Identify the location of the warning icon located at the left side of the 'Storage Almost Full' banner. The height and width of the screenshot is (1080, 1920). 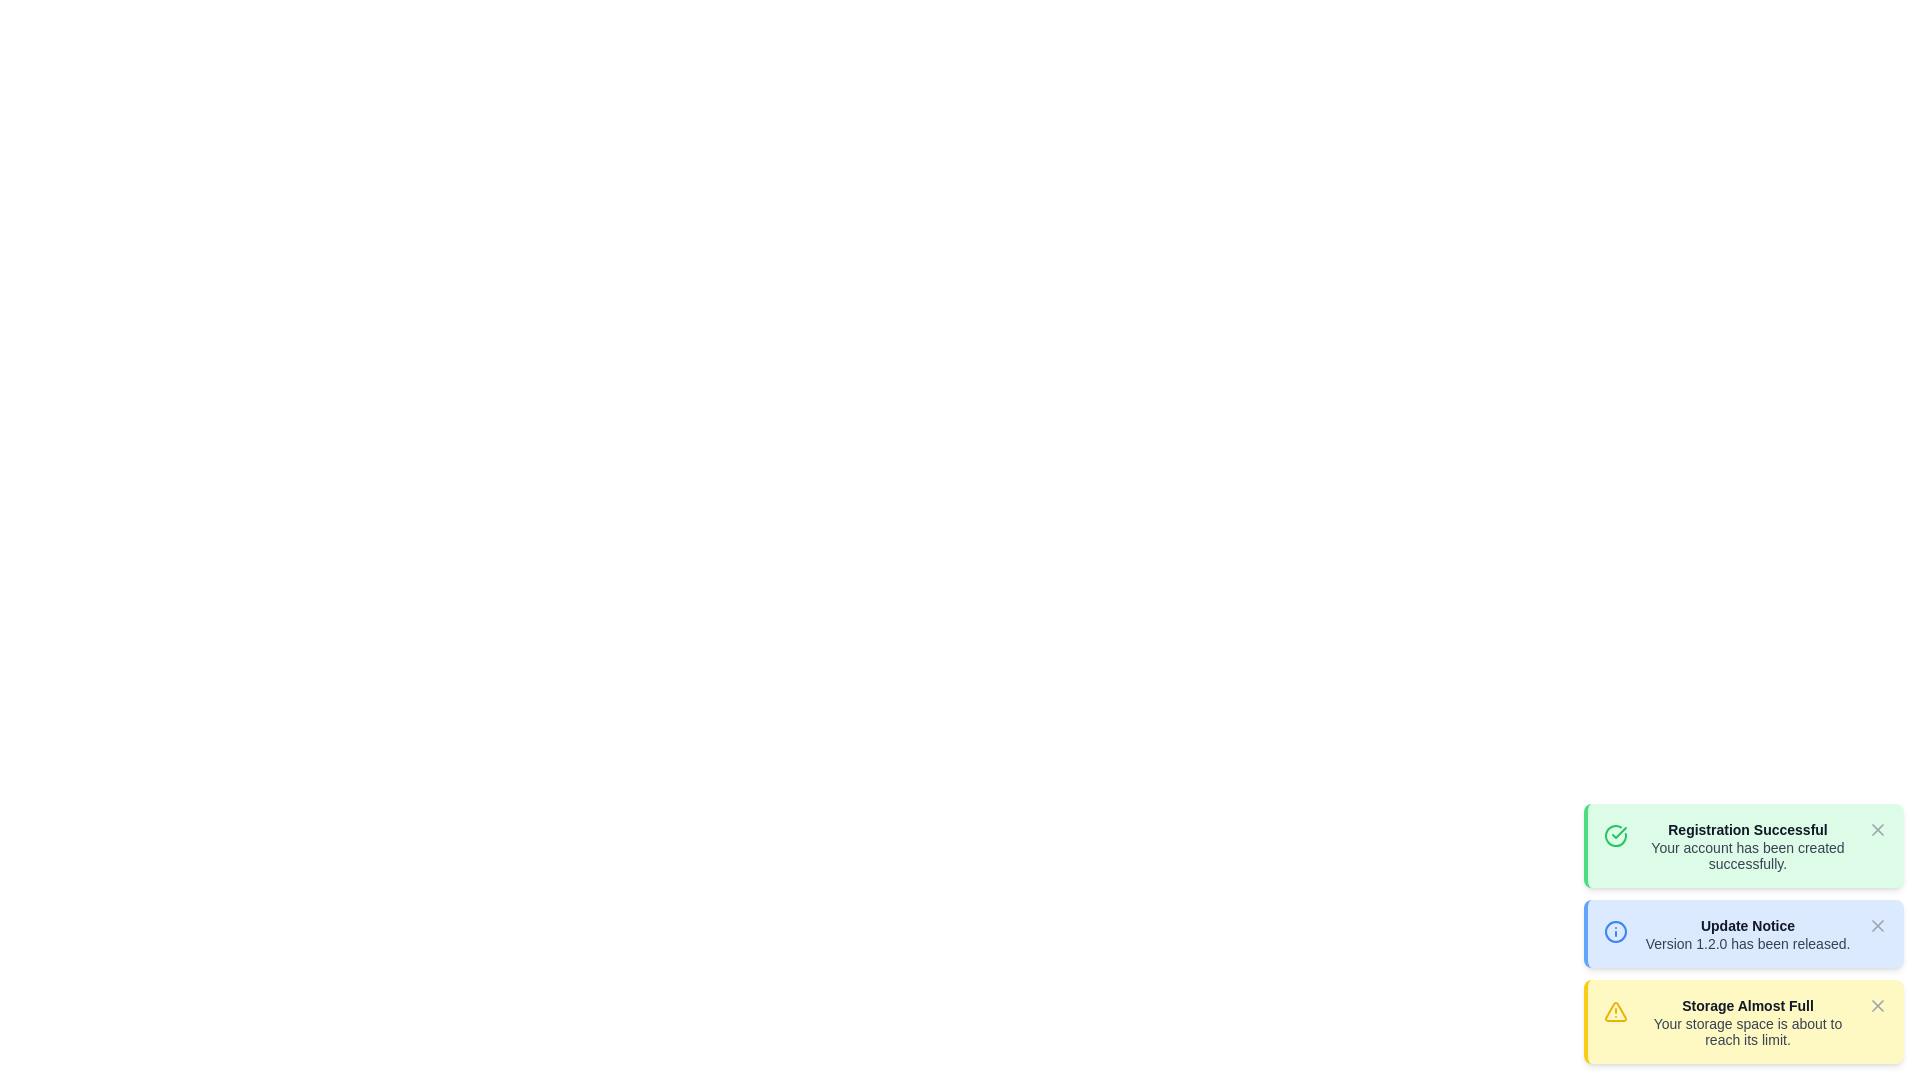
(1616, 1010).